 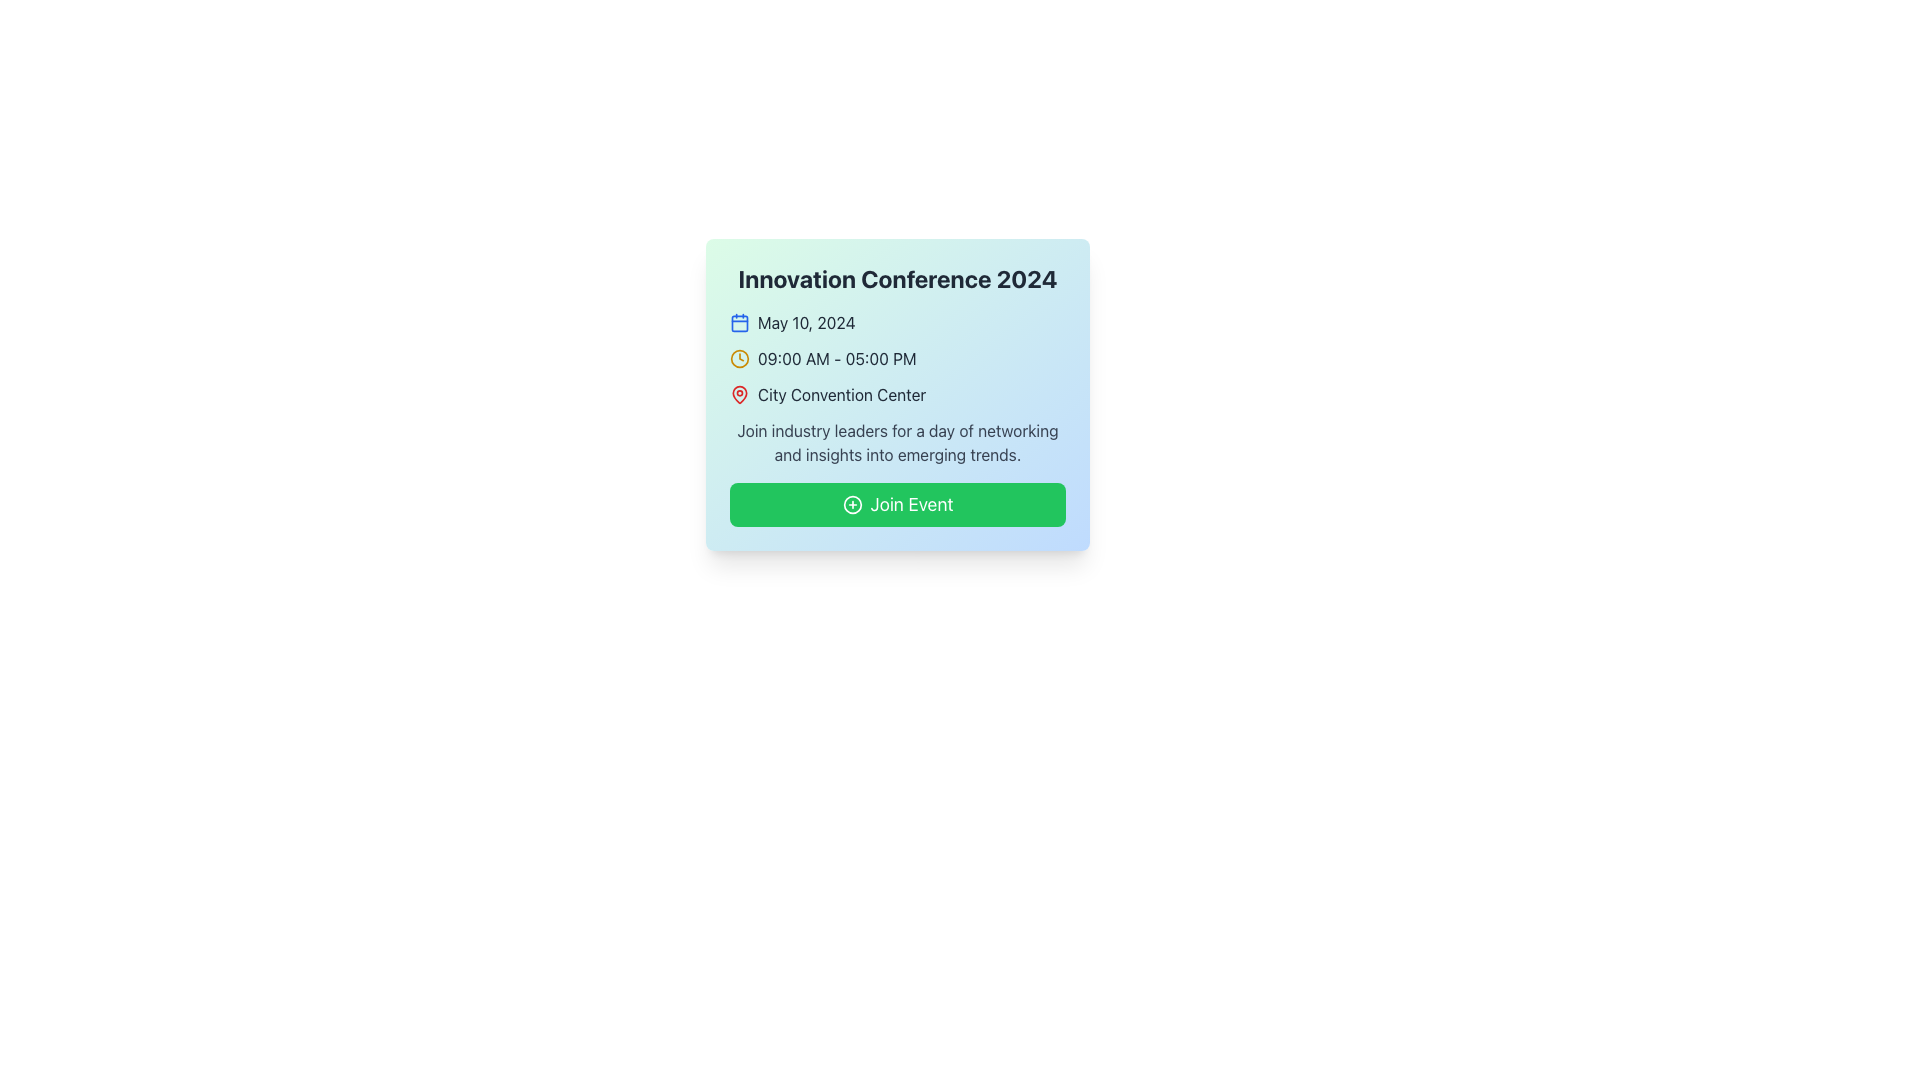 What do you see at coordinates (852, 504) in the screenshot?
I see `the circular icon that visually complements the 'Join Event' button located at the bottom of the event information card` at bounding box center [852, 504].